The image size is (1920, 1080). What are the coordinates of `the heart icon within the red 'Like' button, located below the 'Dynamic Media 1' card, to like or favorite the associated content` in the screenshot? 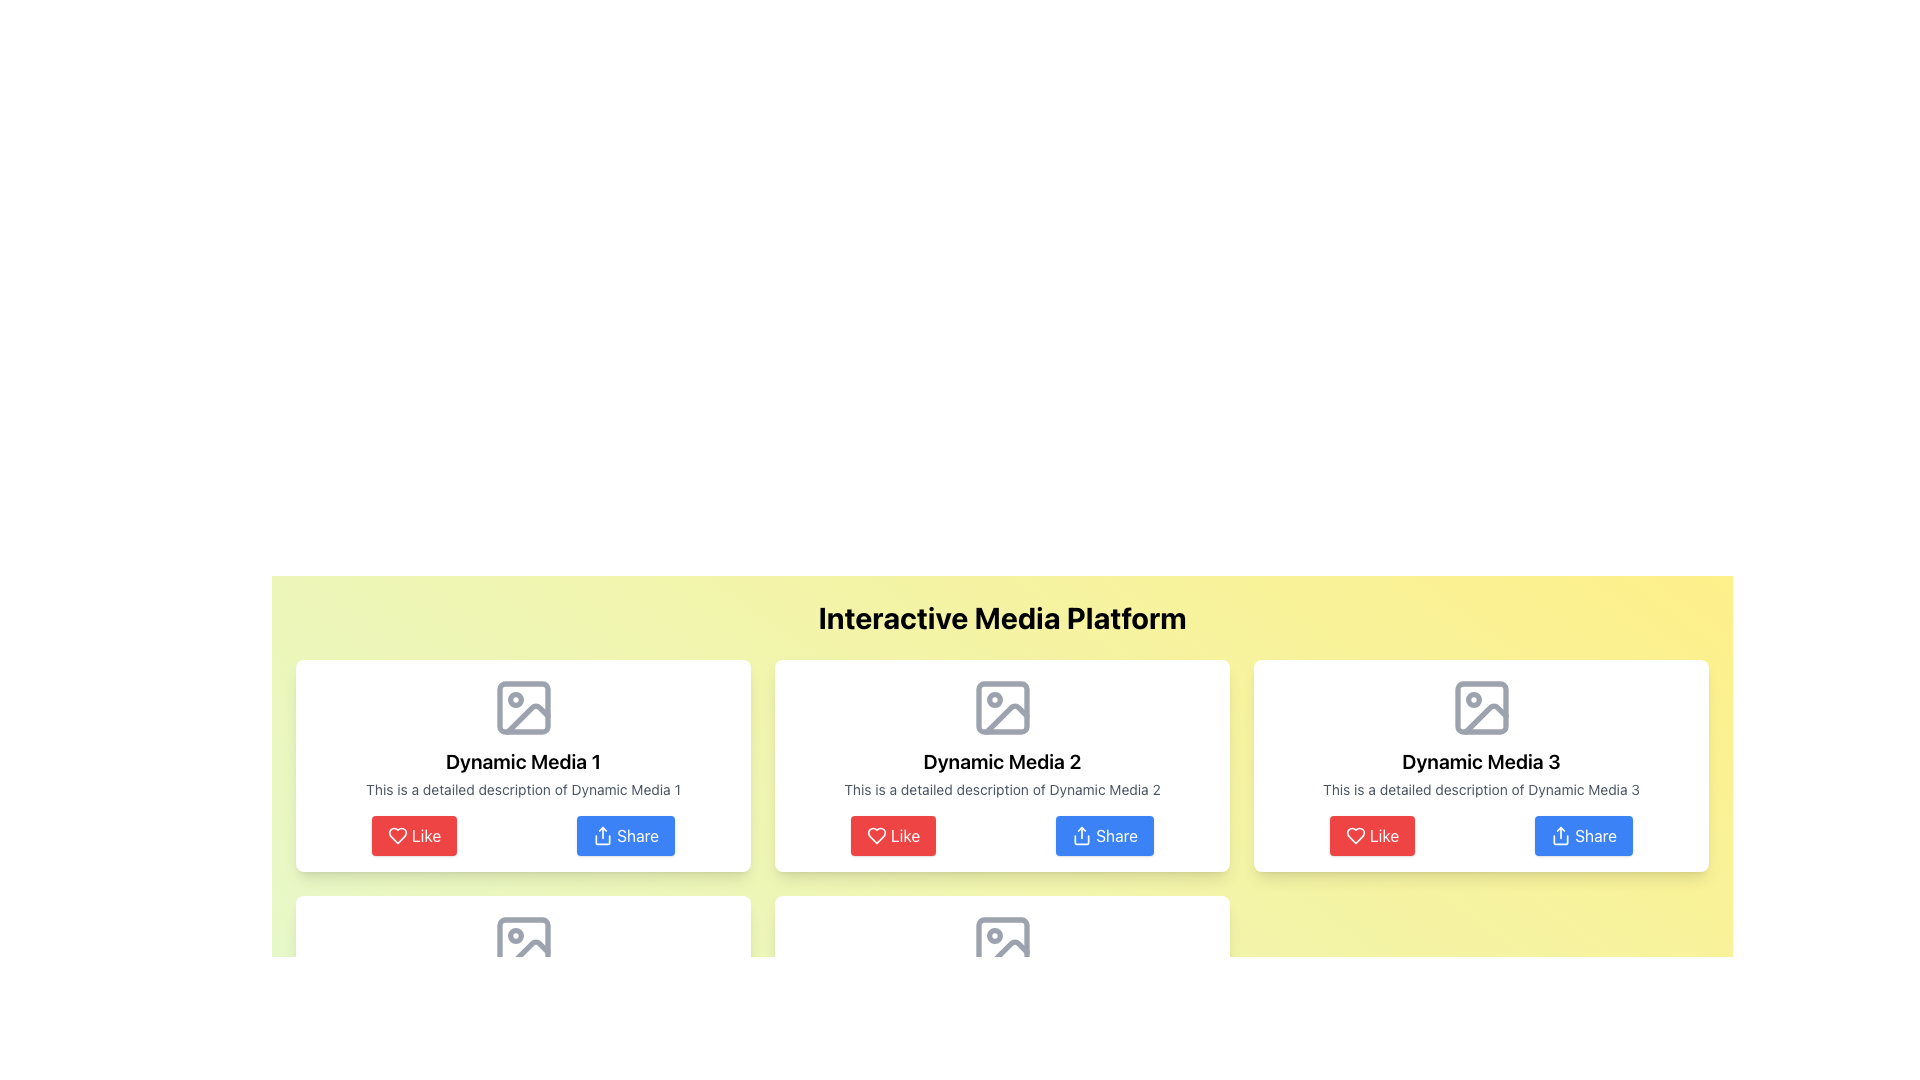 It's located at (398, 836).